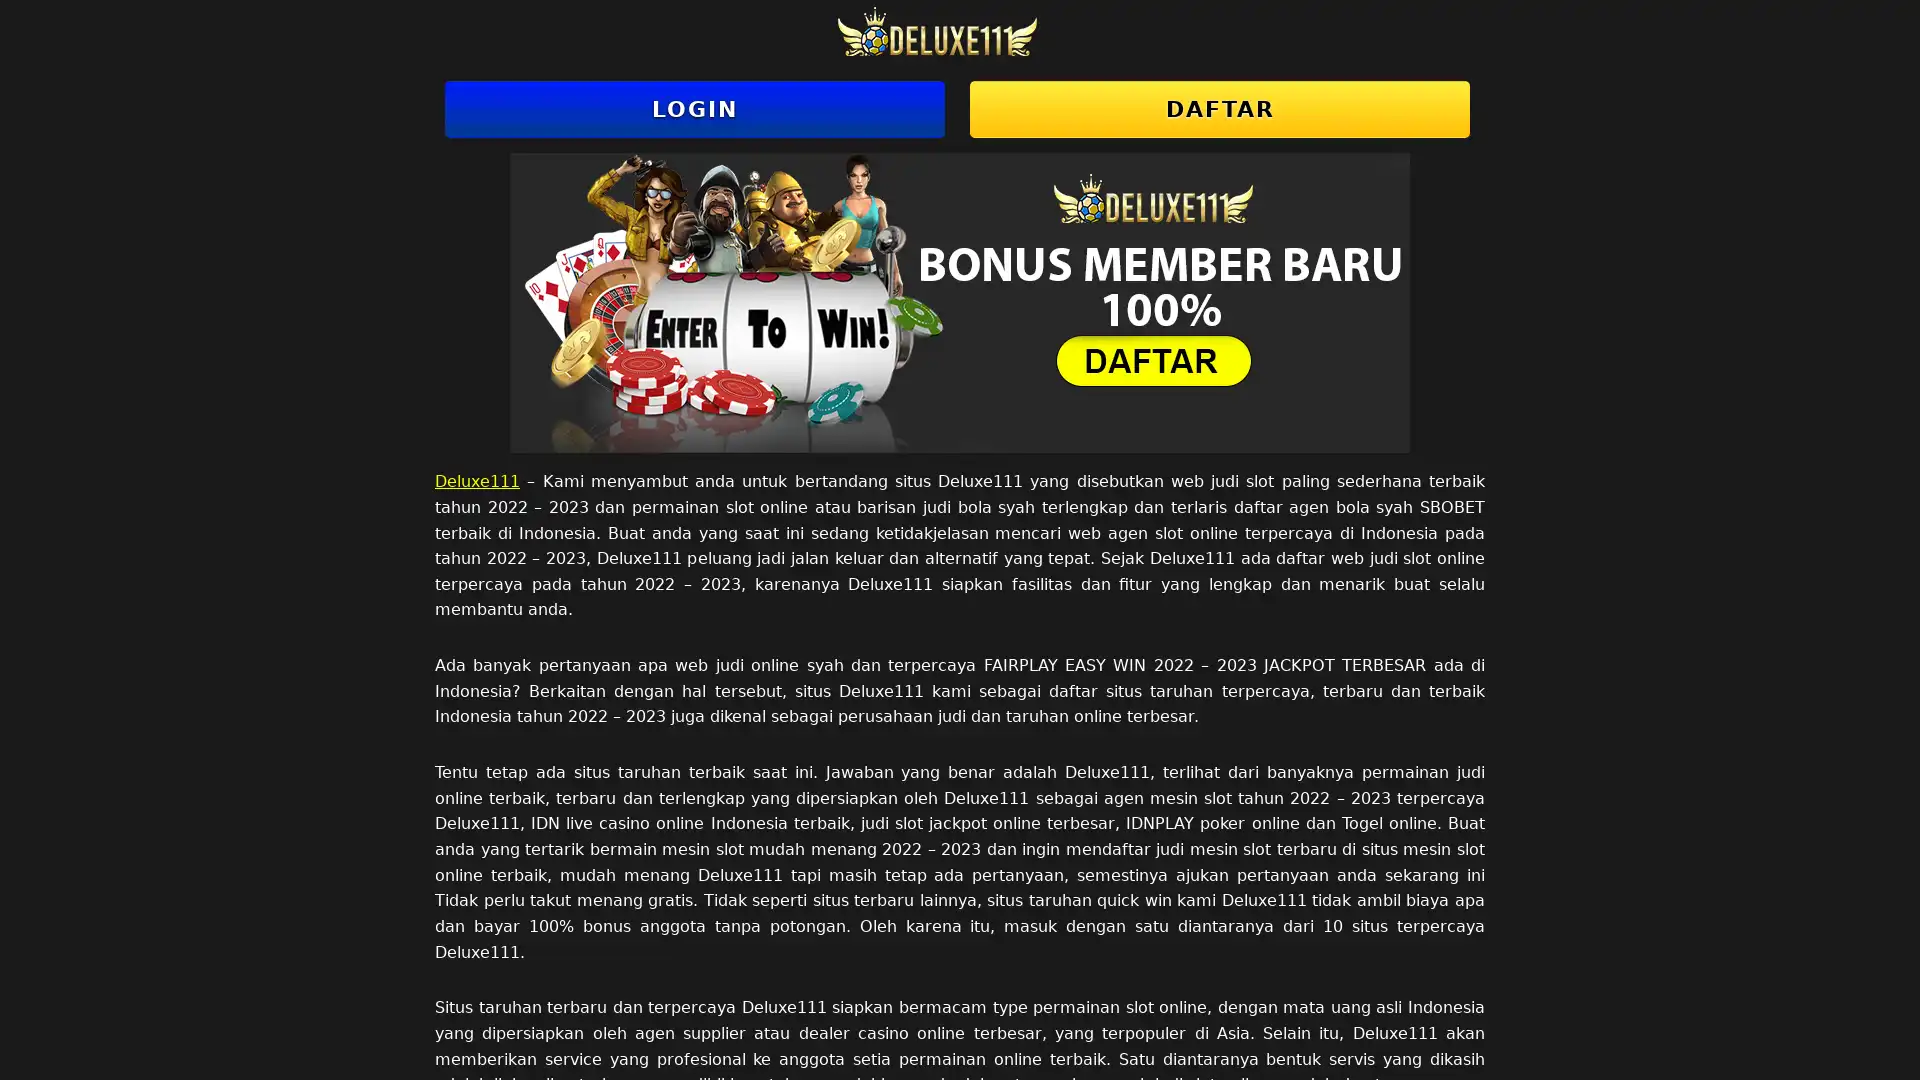 This screenshot has height=1080, width=1920. What do you see at coordinates (1218, 109) in the screenshot?
I see `DAFTAR` at bounding box center [1218, 109].